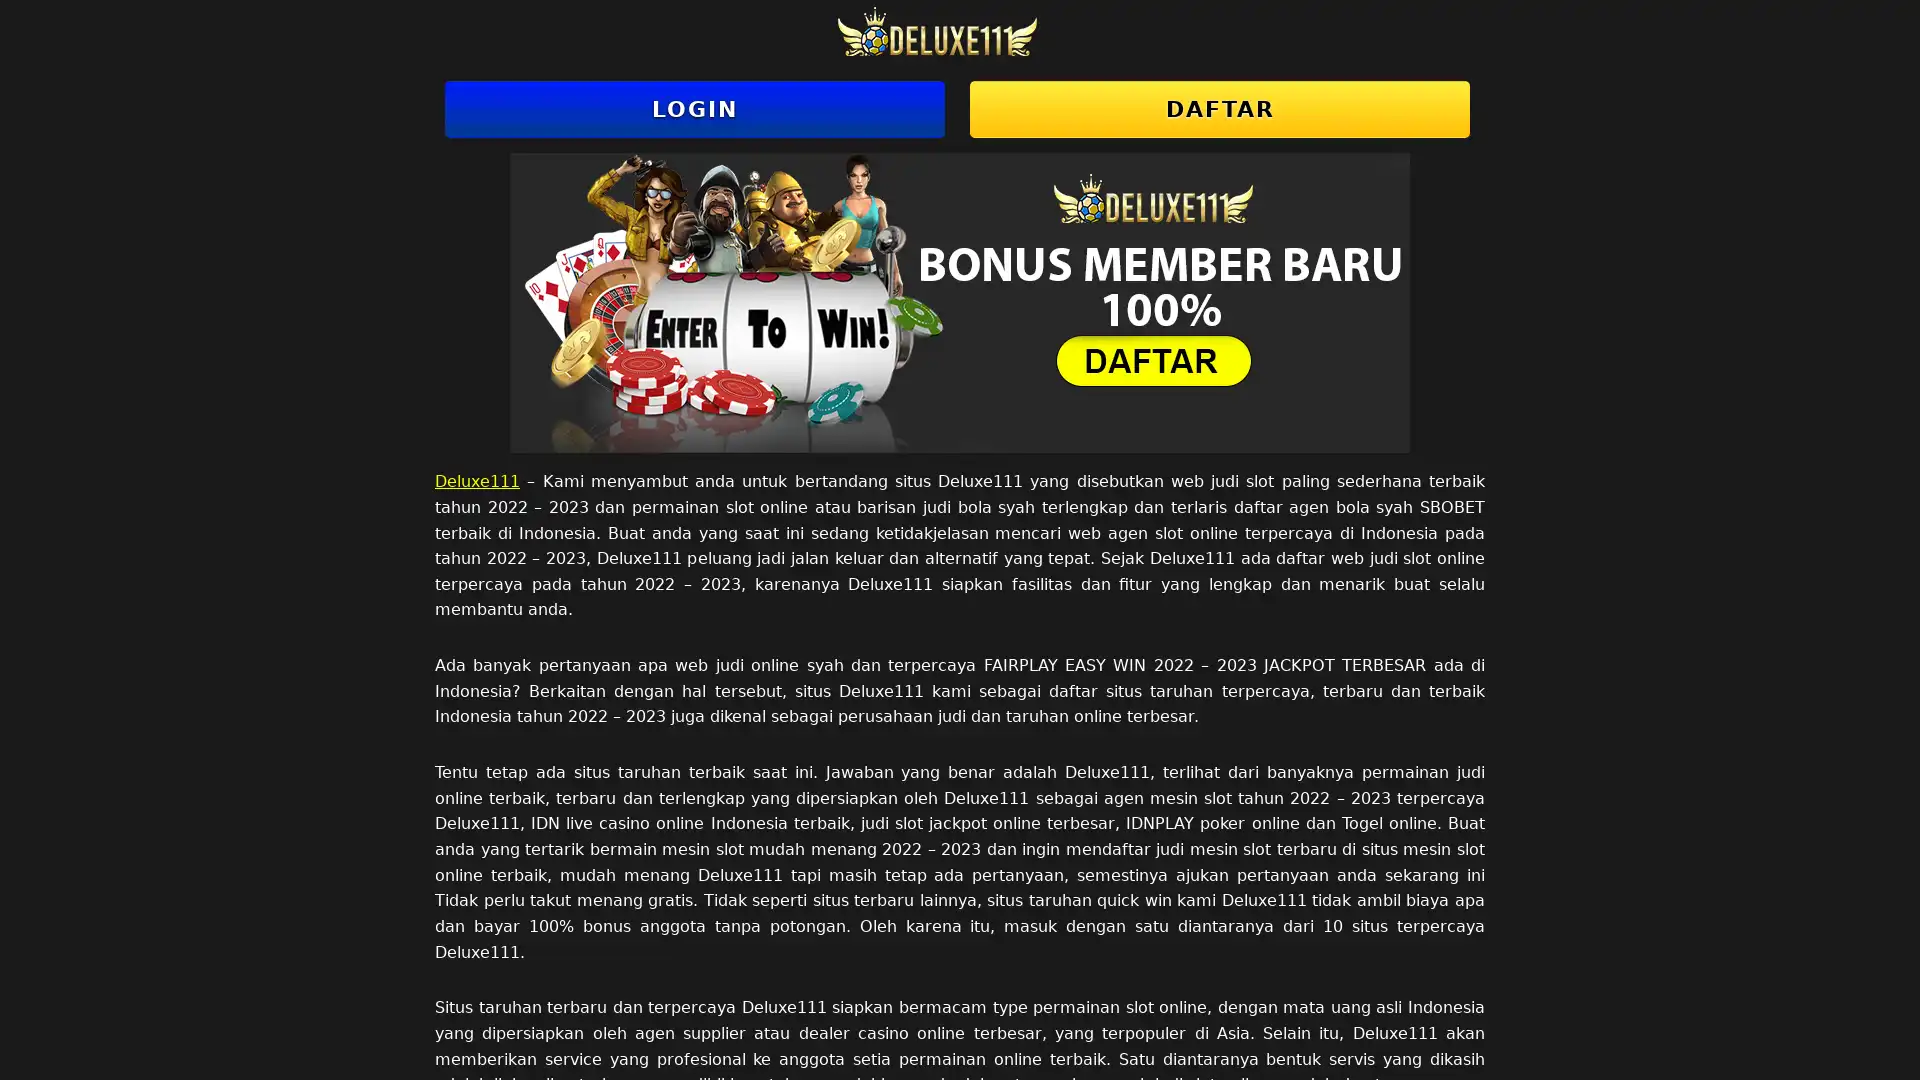 This screenshot has height=1080, width=1920. What do you see at coordinates (1218, 109) in the screenshot?
I see `DAFTAR` at bounding box center [1218, 109].